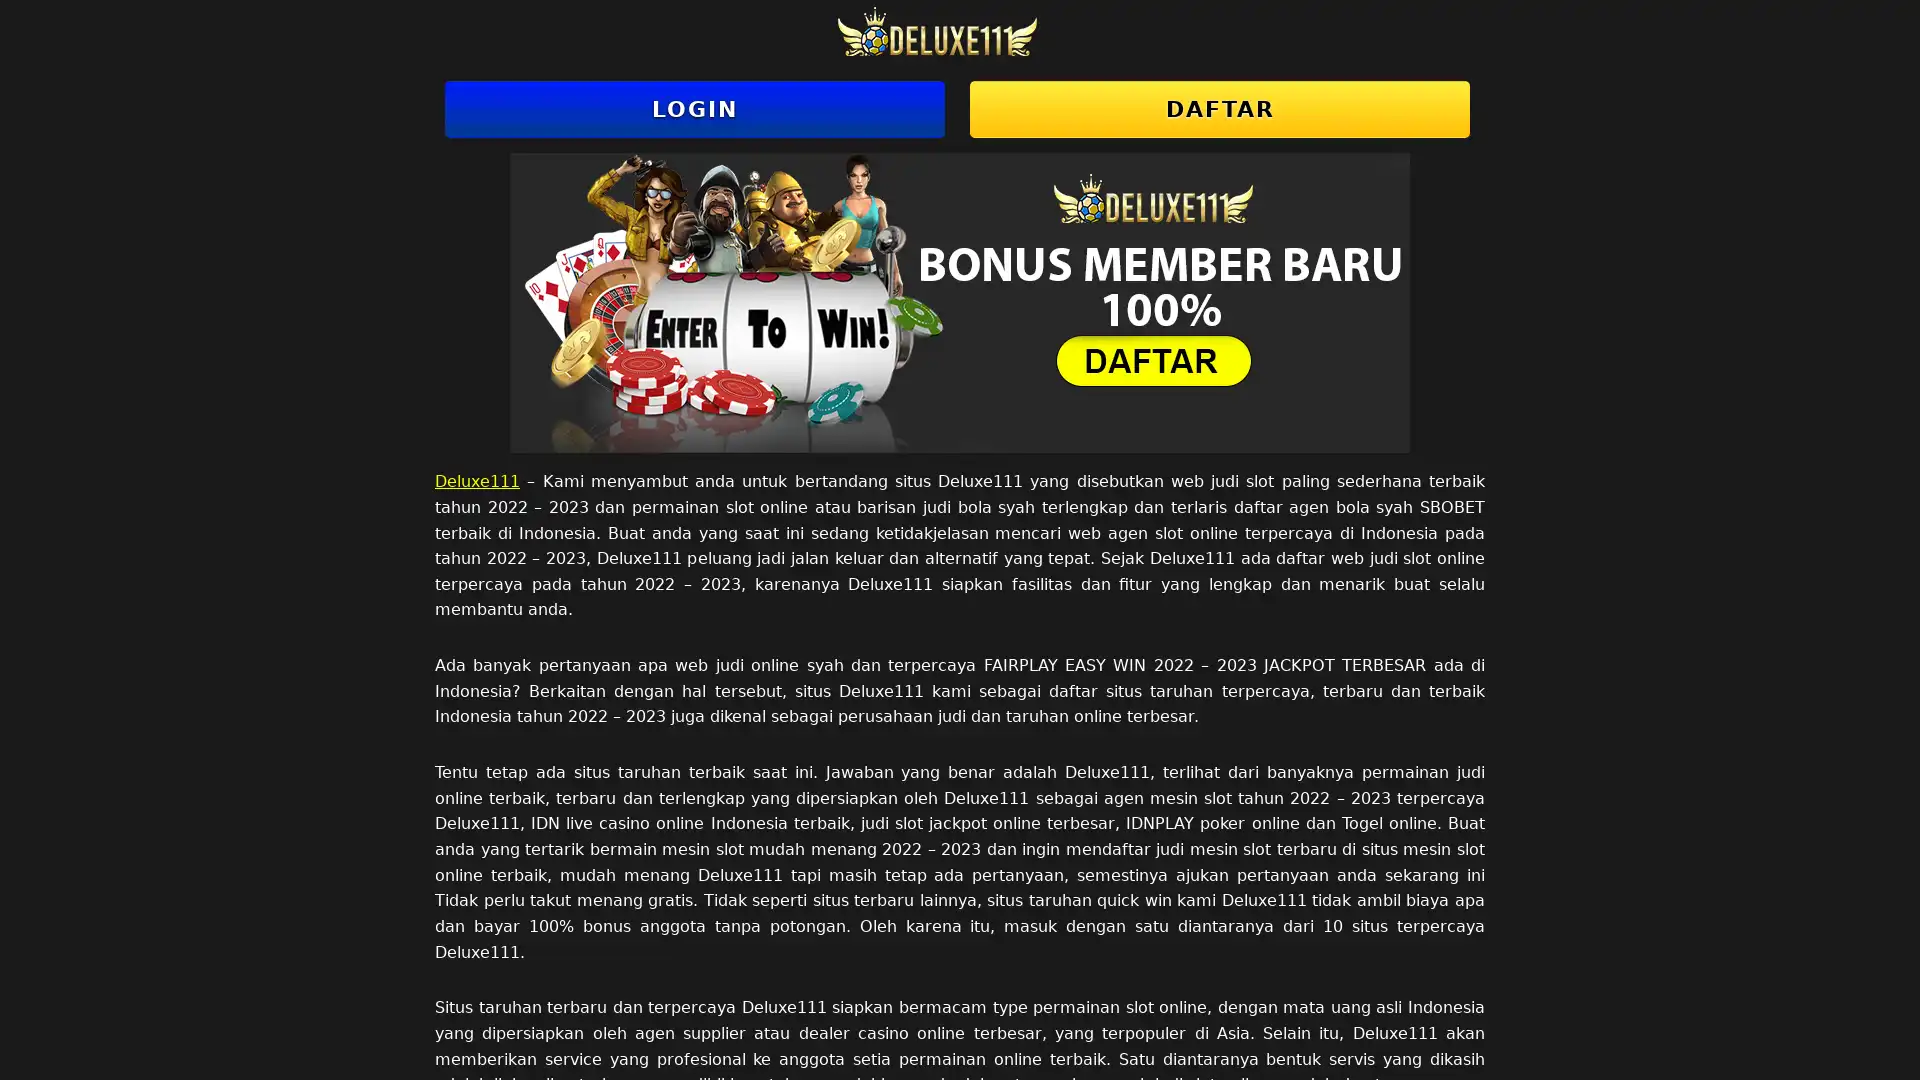 This screenshot has height=1080, width=1920. What do you see at coordinates (1218, 109) in the screenshot?
I see `DAFTAR` at bounding box center [1218, 109].